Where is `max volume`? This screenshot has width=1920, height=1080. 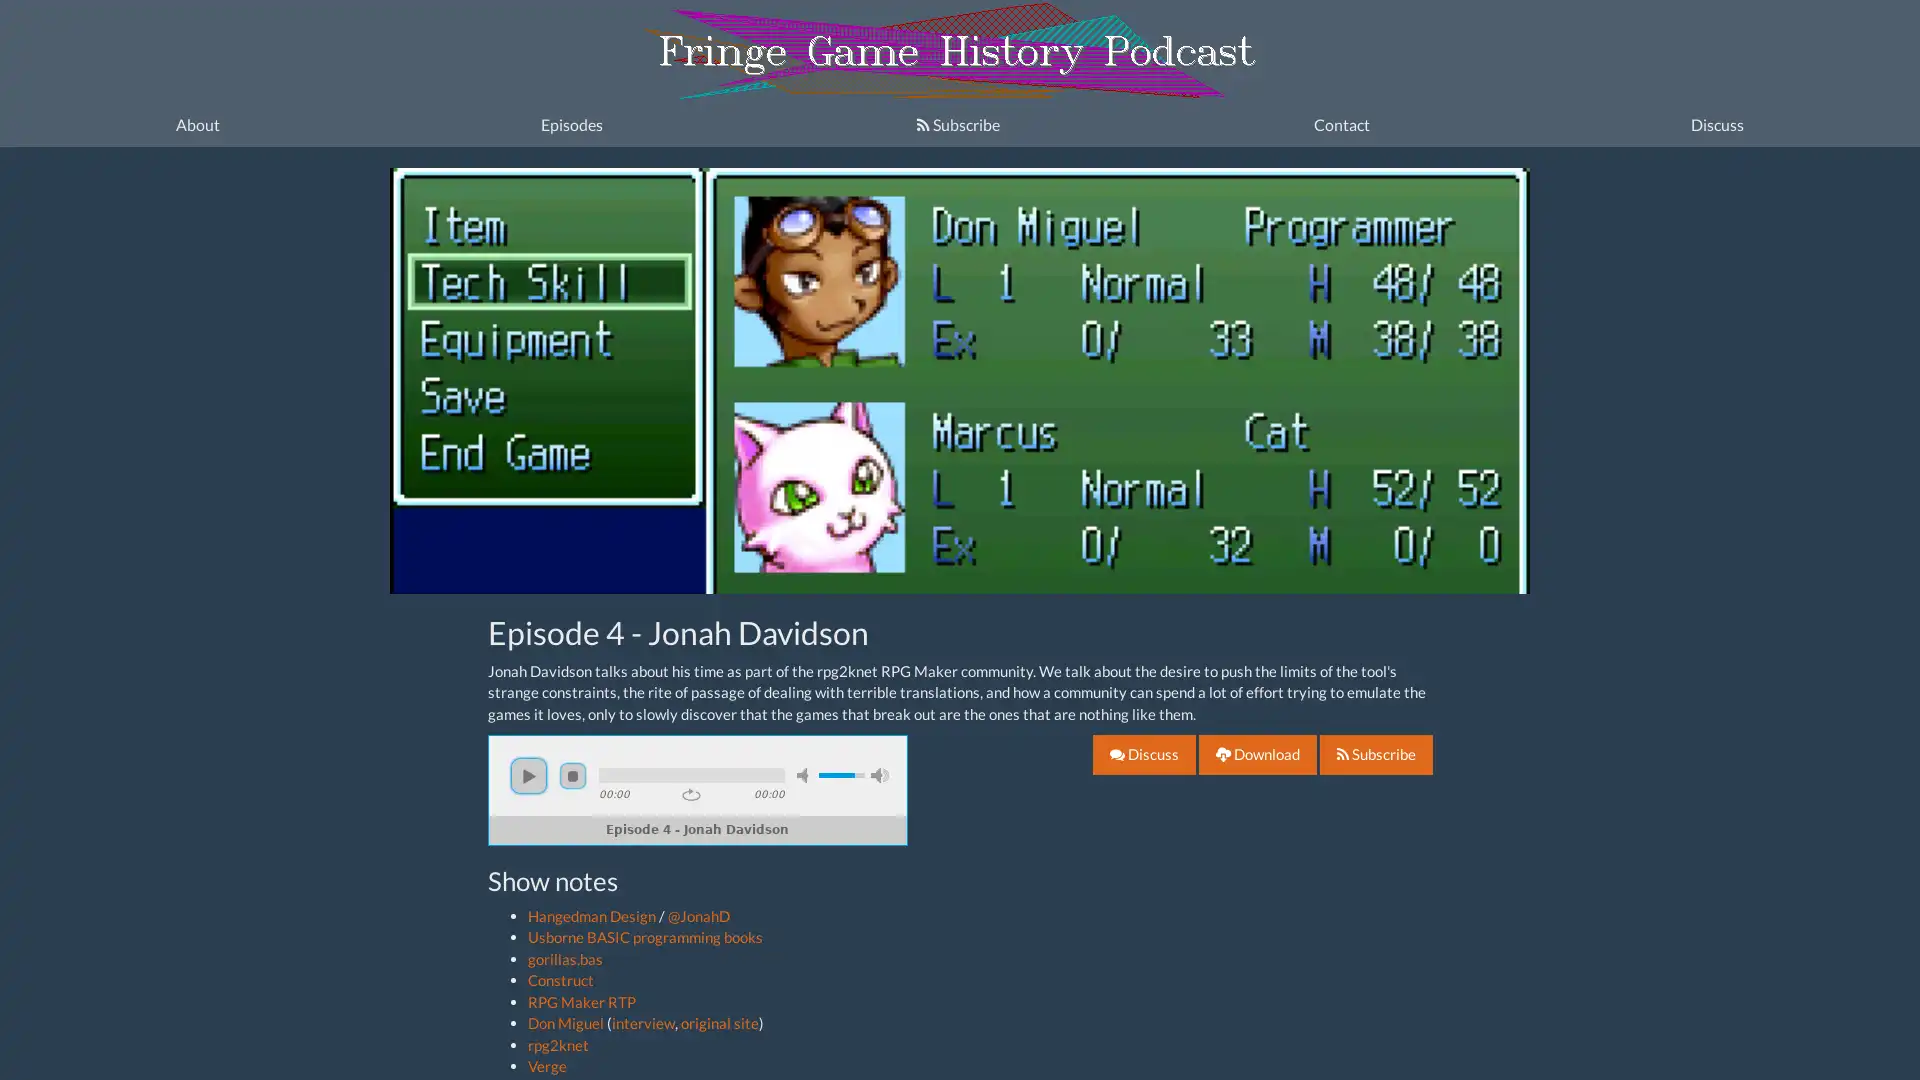 max volume is located at coordinates (878, 774).